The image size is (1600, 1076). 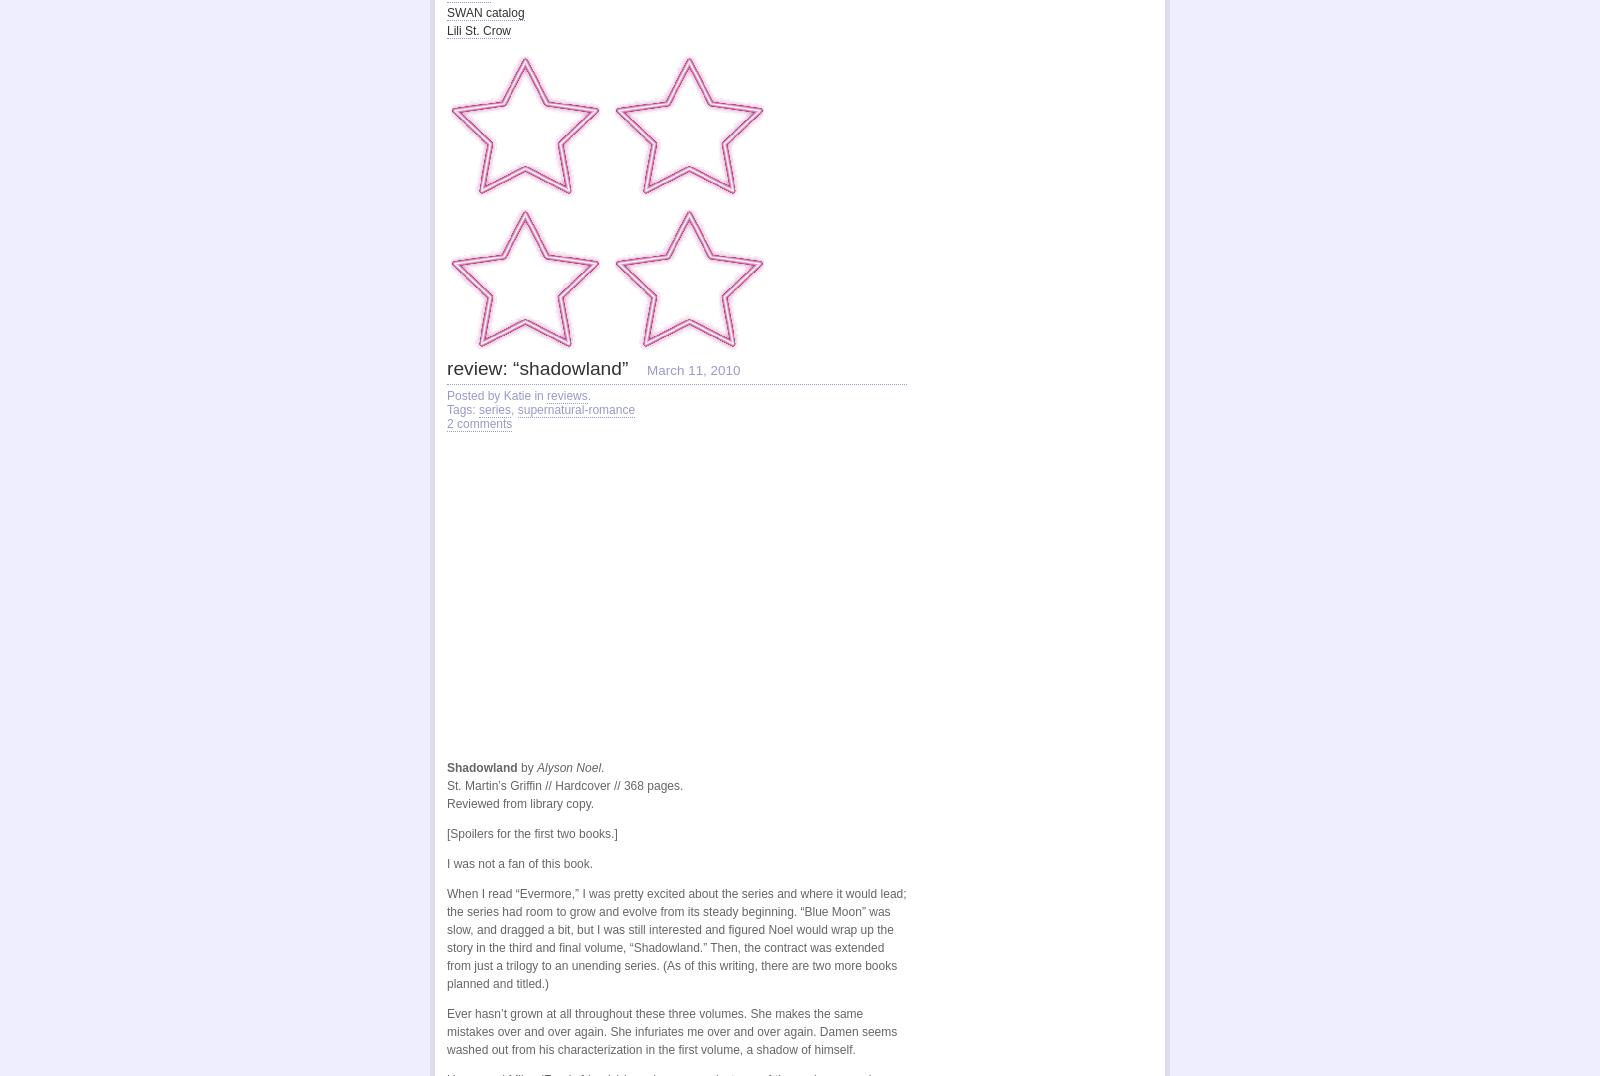 I want to click on 'Posted by Katie in', so click(x=495, y=394).